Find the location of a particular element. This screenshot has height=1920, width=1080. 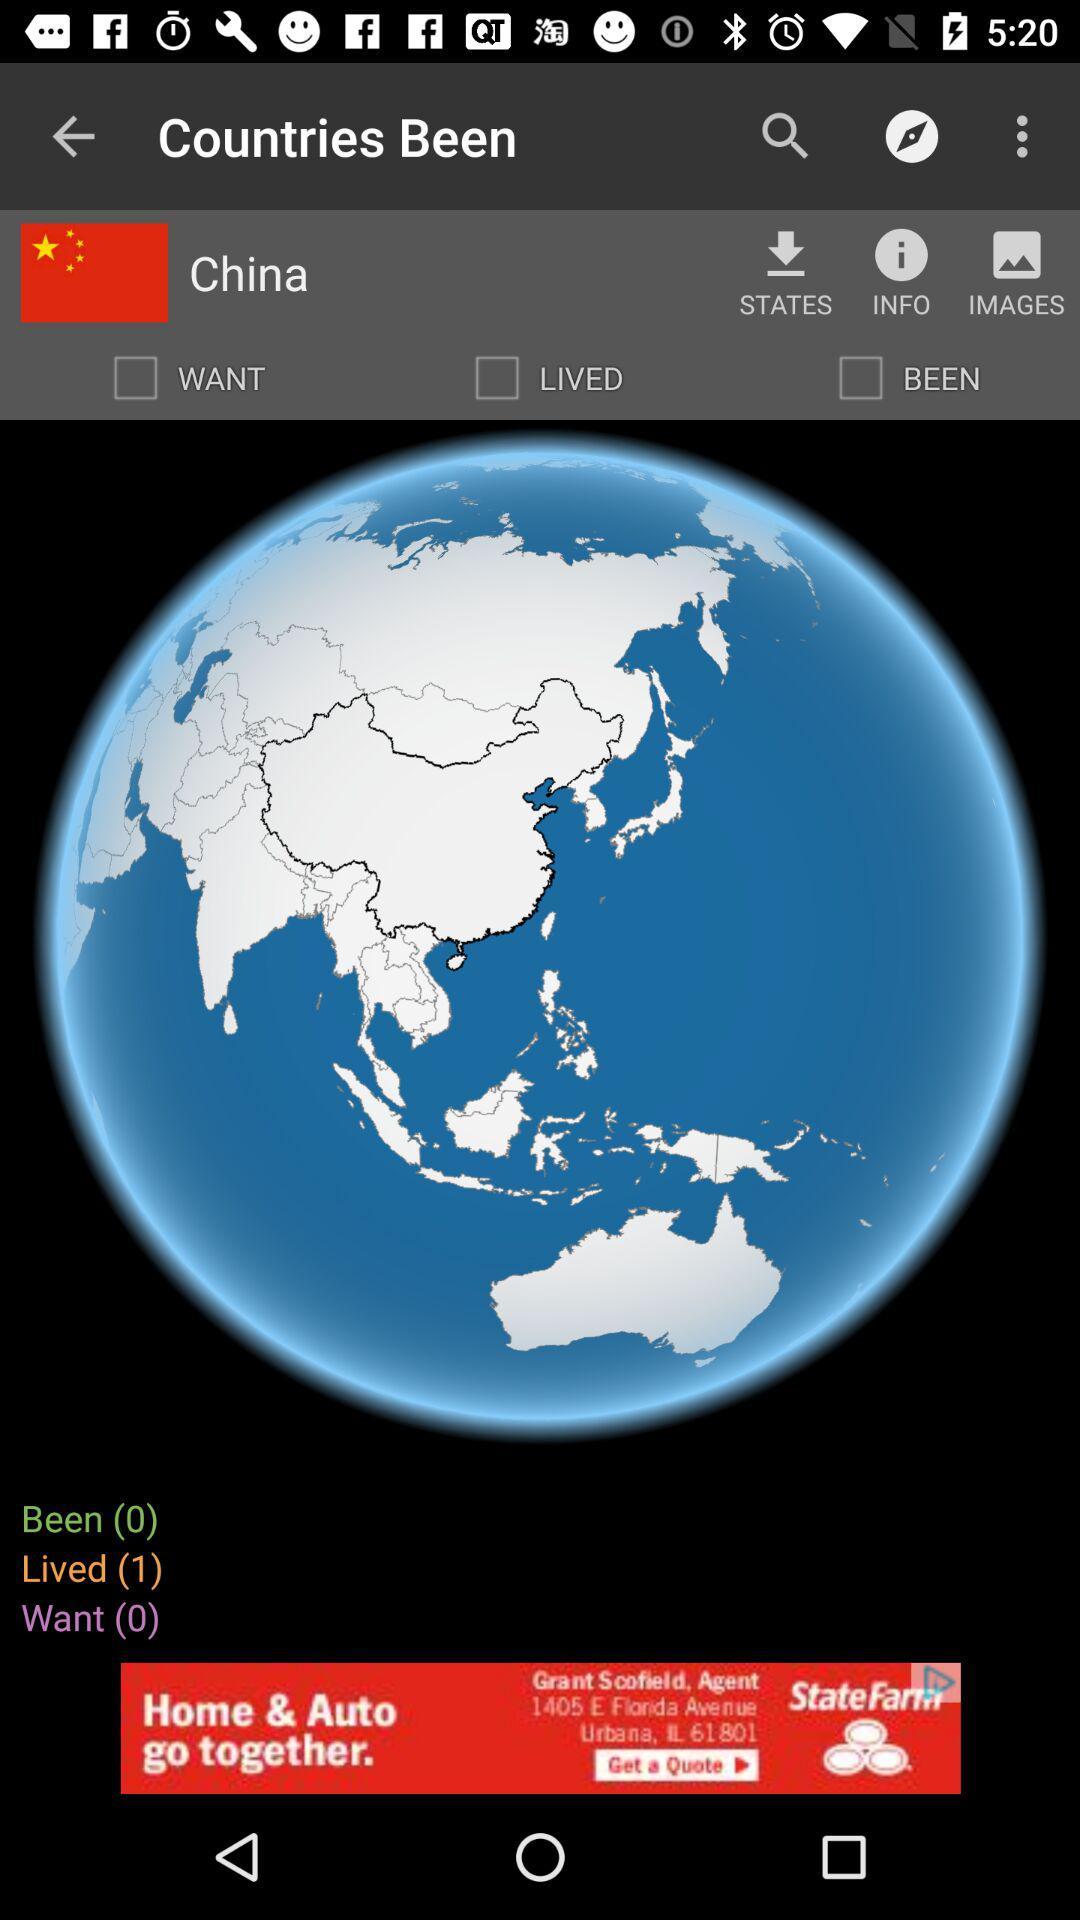

the avatar icon is located at coordinates (1017, 253).